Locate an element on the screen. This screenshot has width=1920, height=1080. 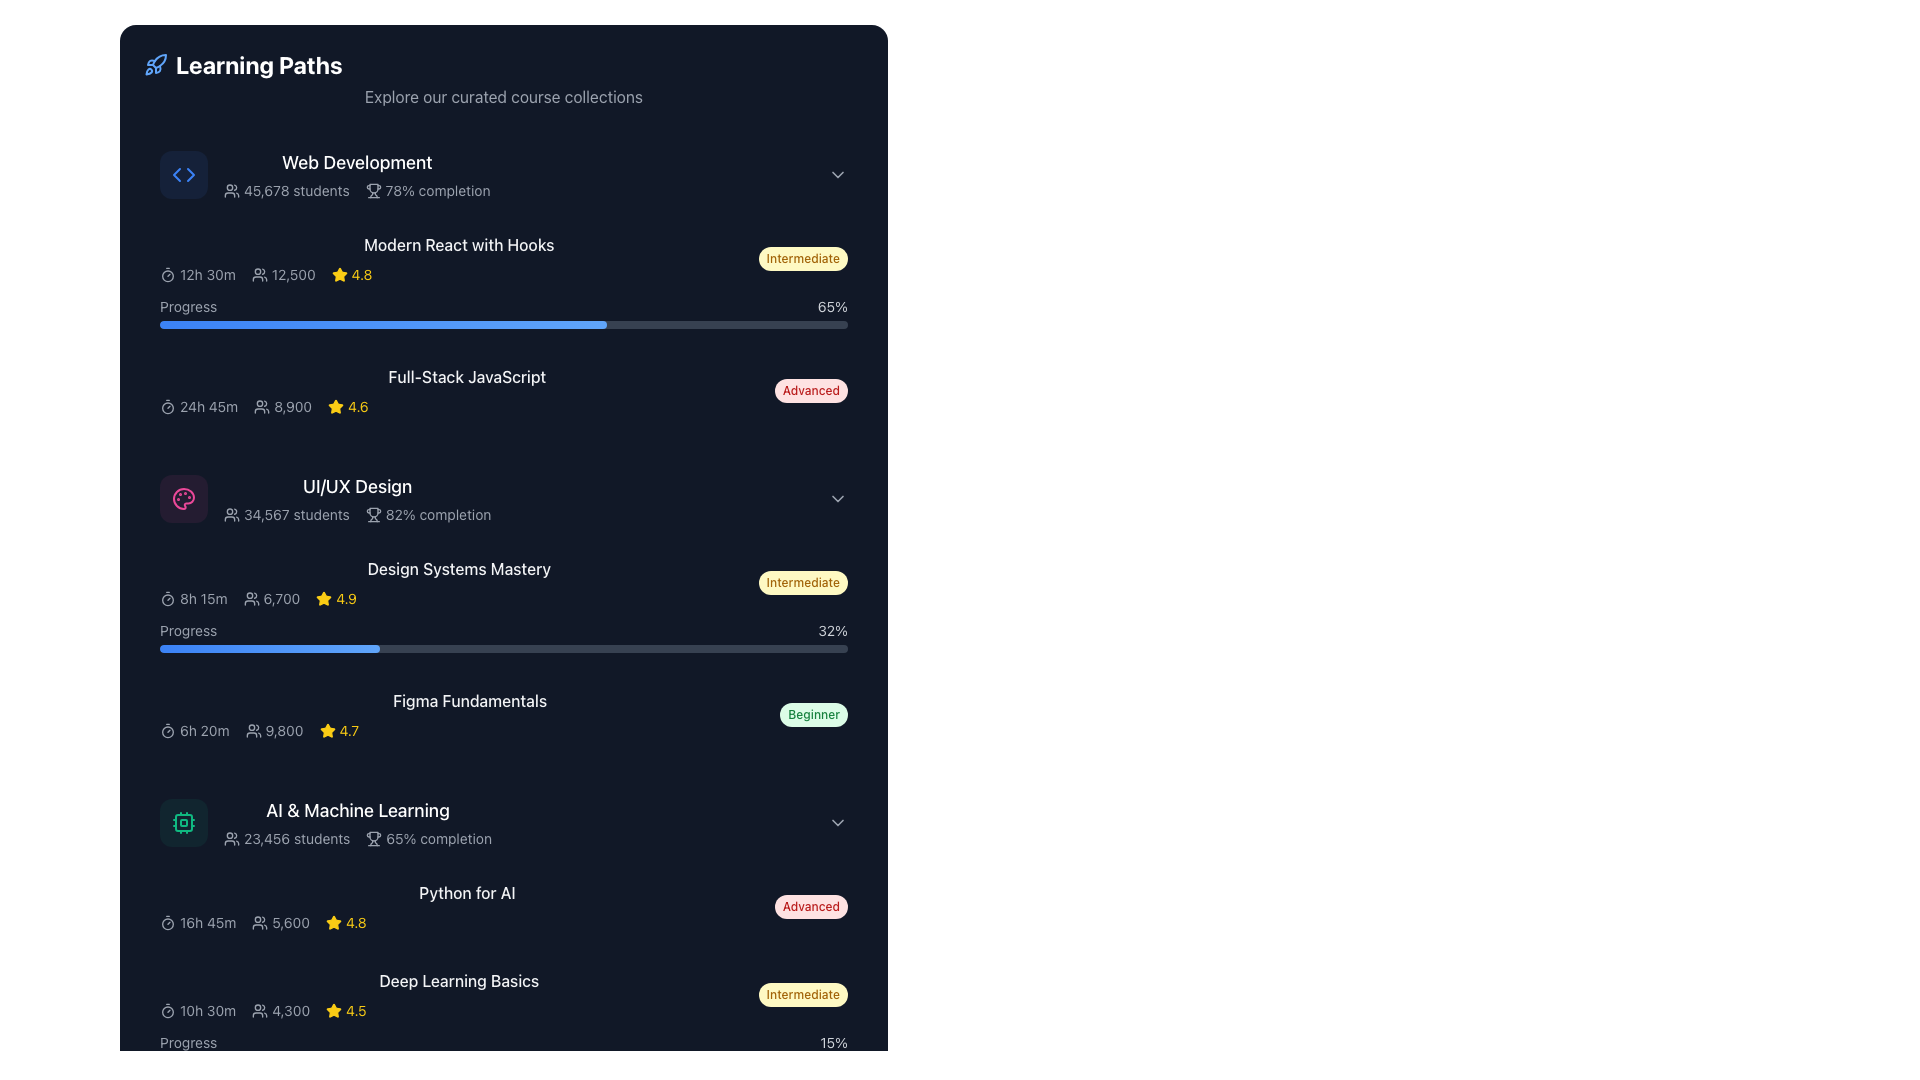
the small right-facing gray chevron icon that rotates upon interaction, located at the top-right corner of the 'Web Development' section header is located at coordinates (838, 173).